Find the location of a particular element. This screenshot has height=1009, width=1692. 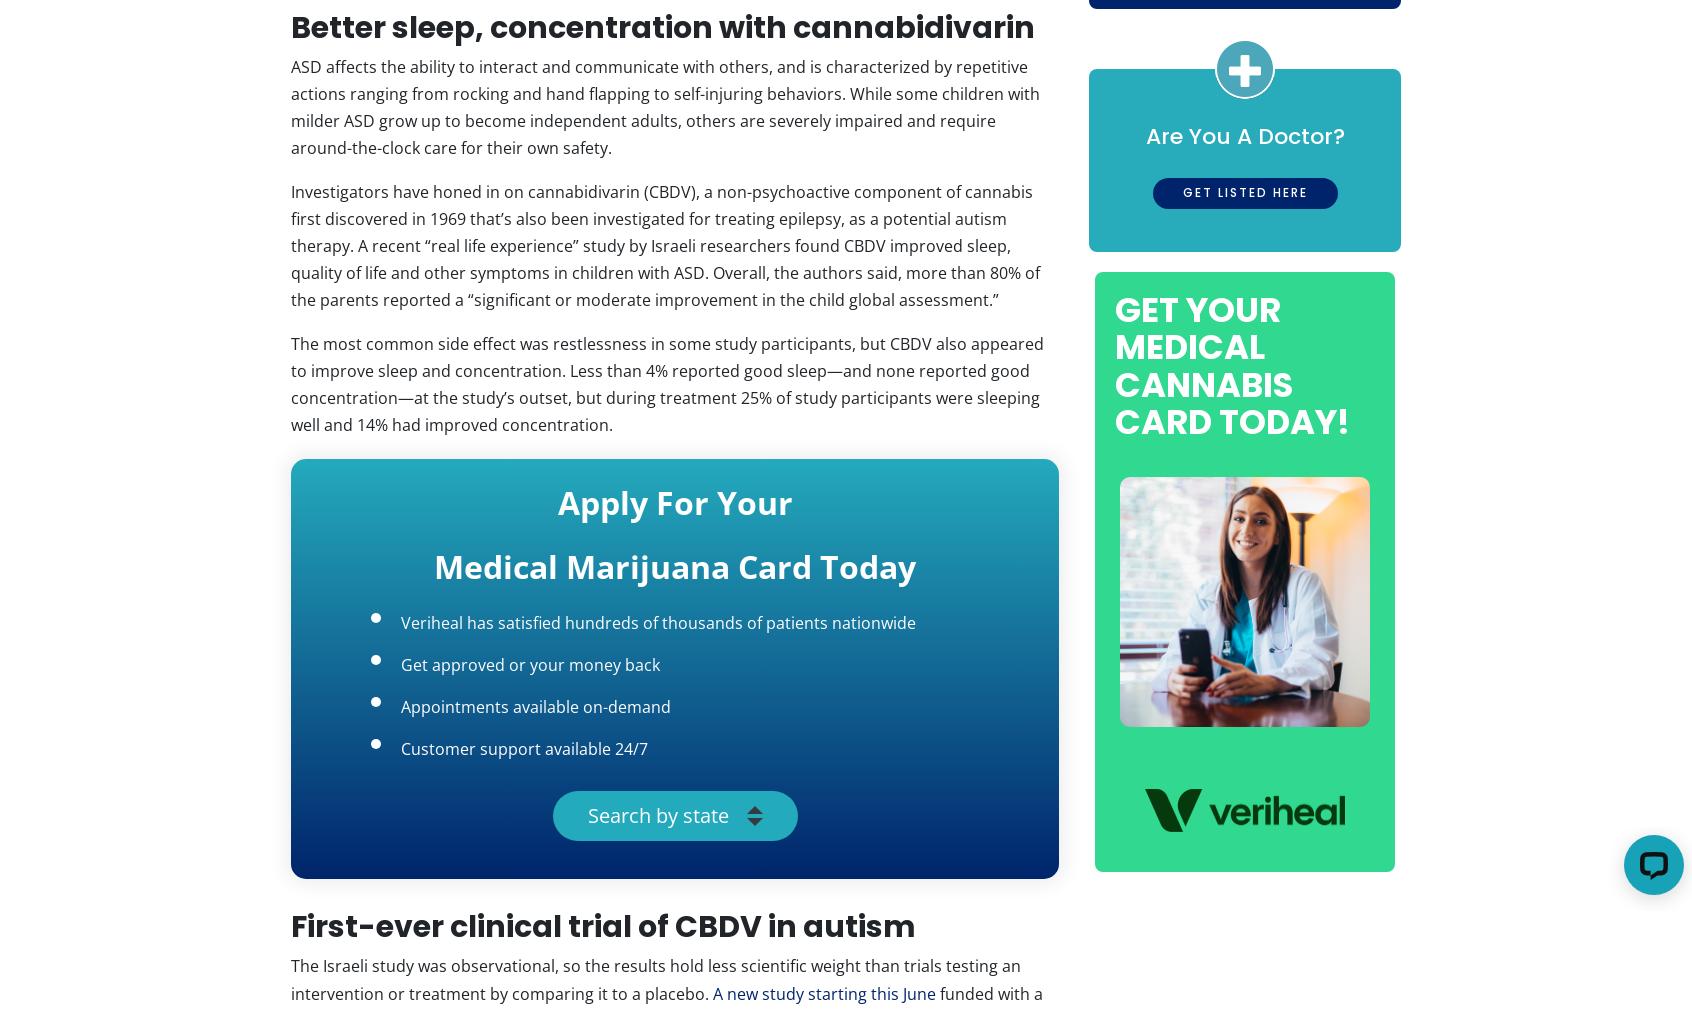

'Are You A Doctor?' is located at coordinates (1244, 134).